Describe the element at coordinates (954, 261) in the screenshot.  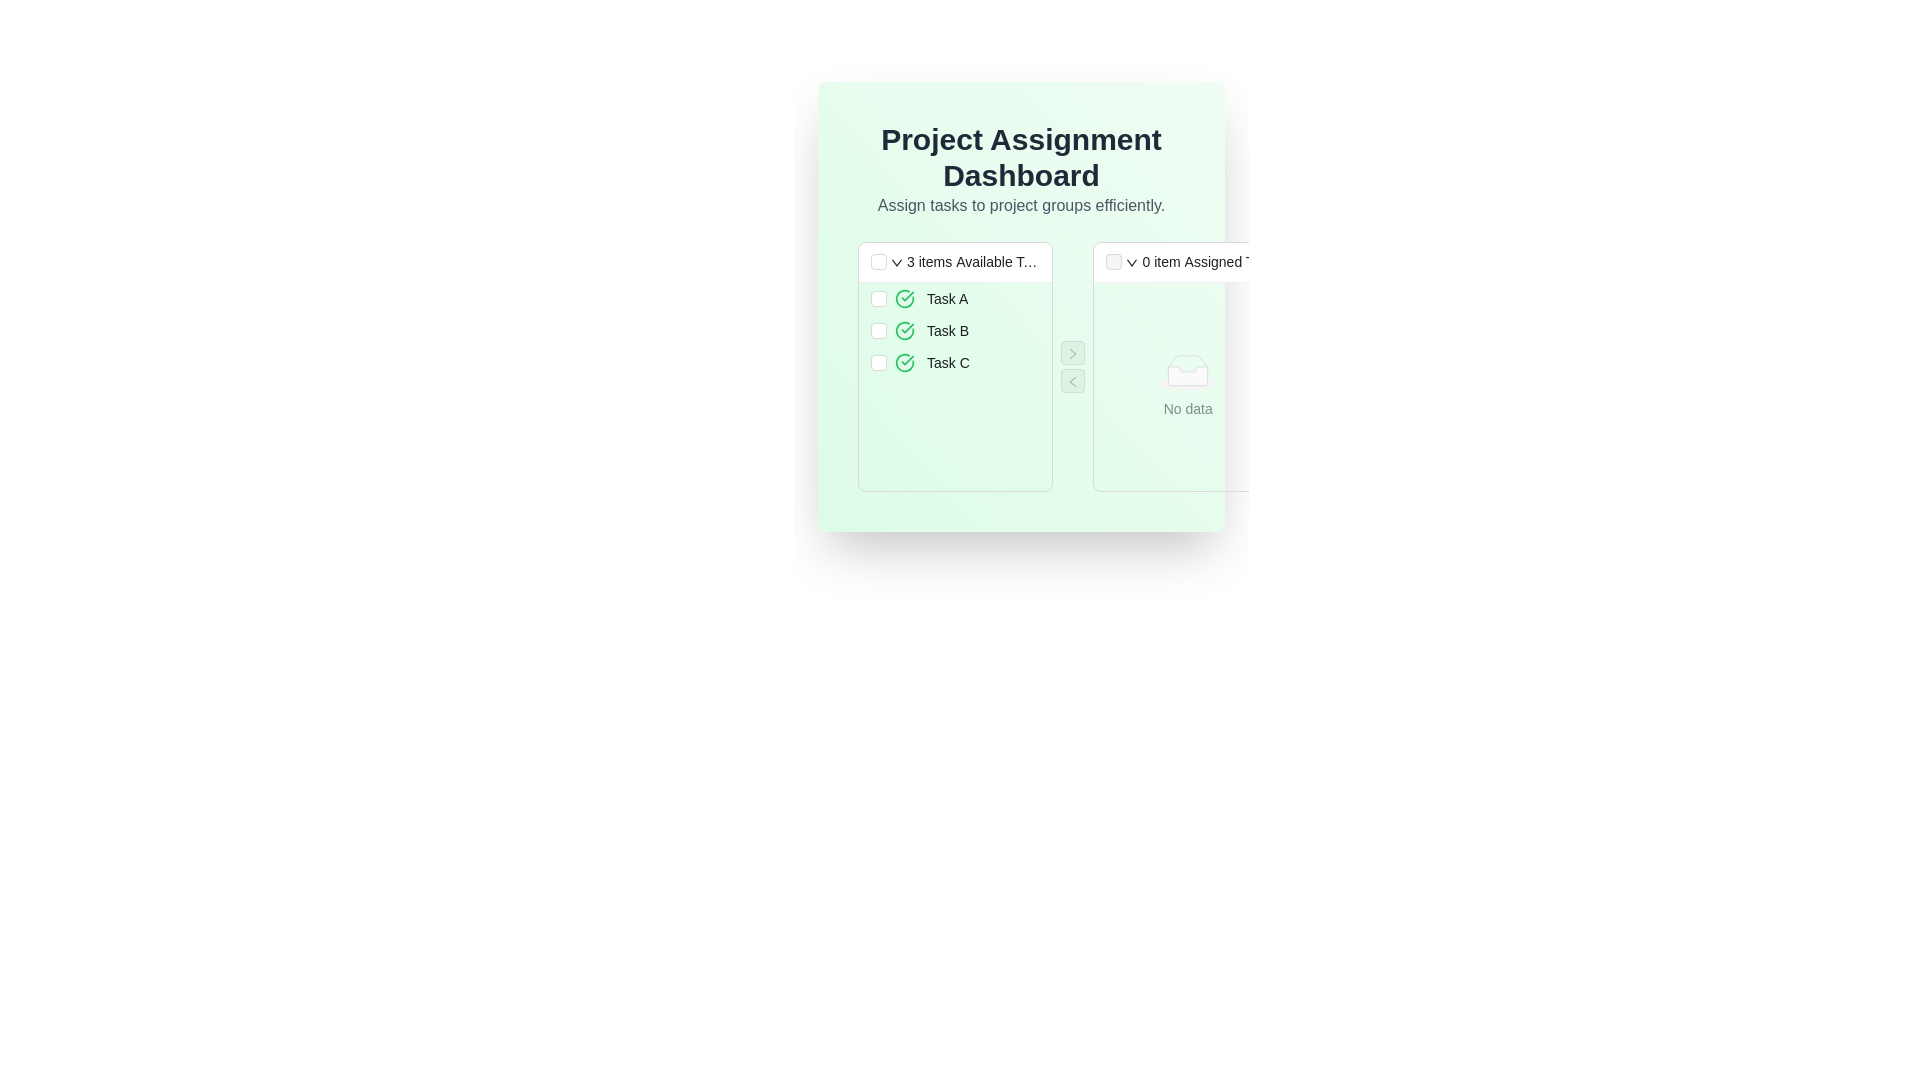
I see `the header element that contains the label, checkbox, and dropdown` at that location.